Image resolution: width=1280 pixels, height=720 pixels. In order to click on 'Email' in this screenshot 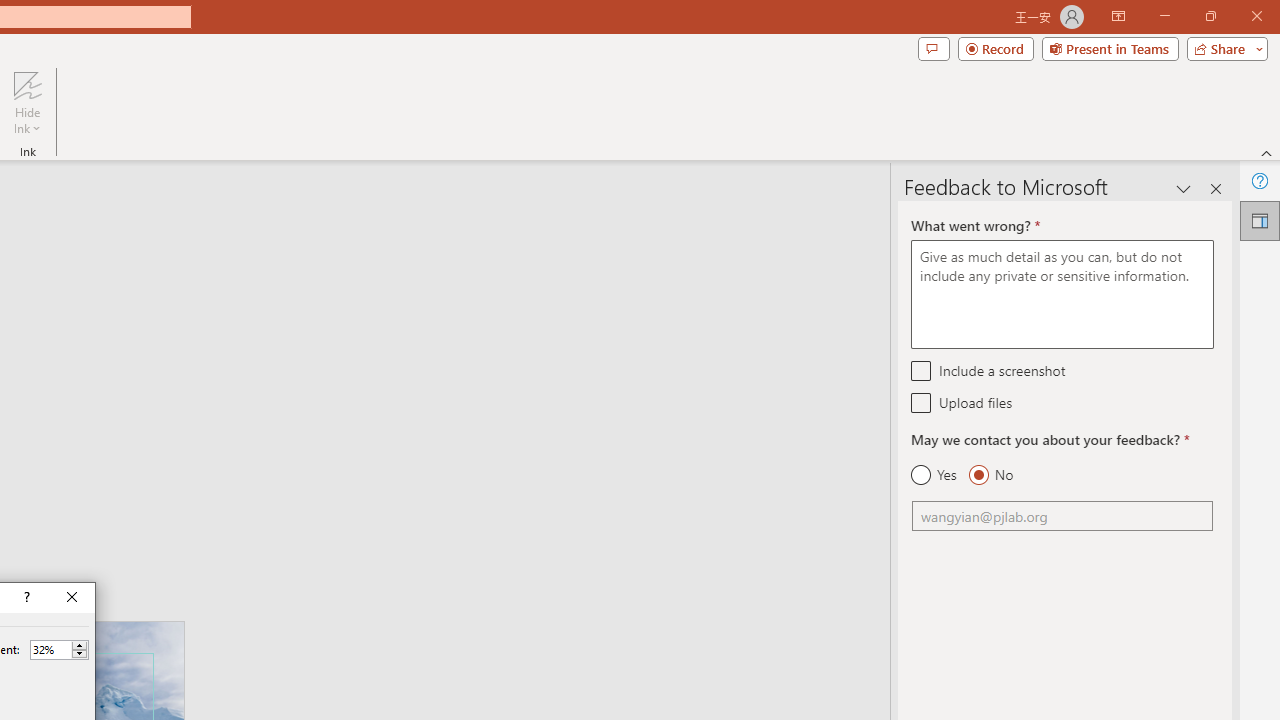, I will do `click(1061, 515)`.